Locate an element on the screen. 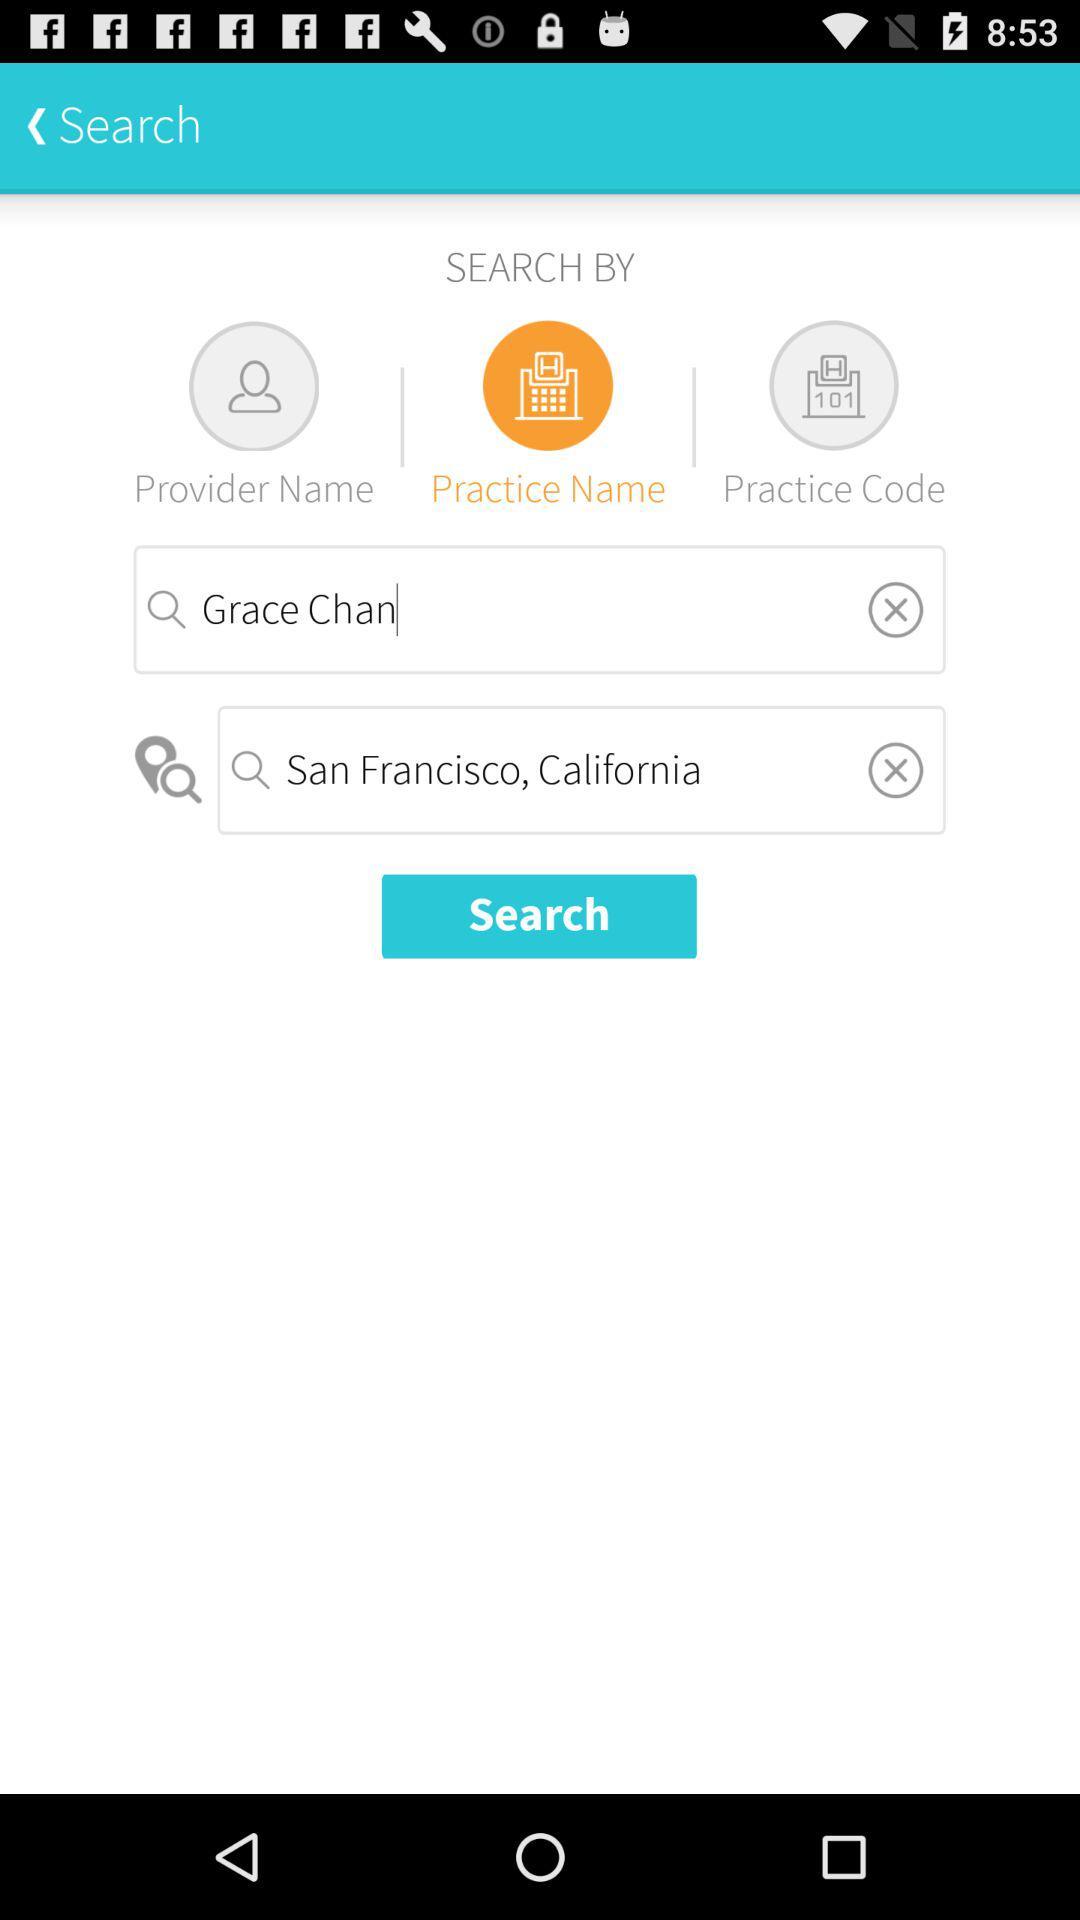  the icon above the search is located at coordinates (581, 769).